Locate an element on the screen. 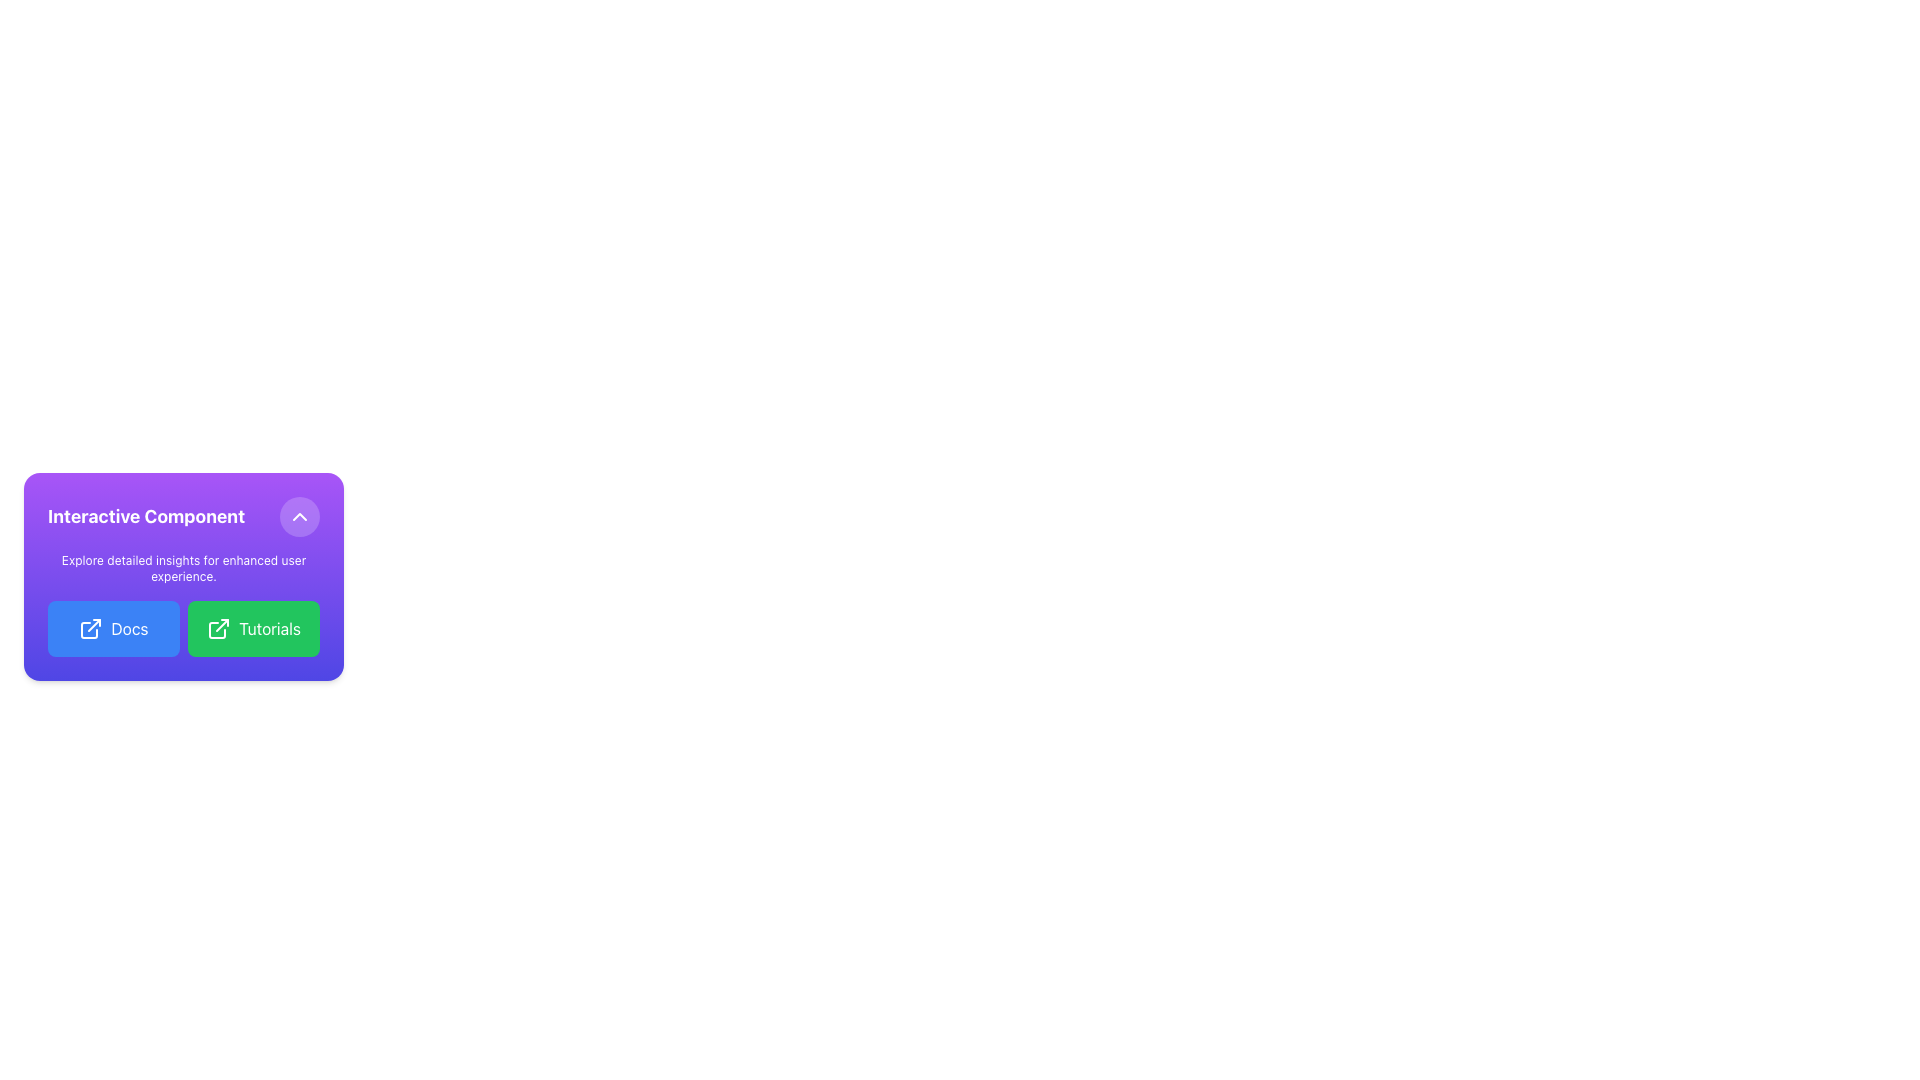 The width and height of the screenshot is (1920, 1080). the chevron icon located within the circular button at the top-right corner of the 'Interactive Component' card is located at coordinates (298, 515).